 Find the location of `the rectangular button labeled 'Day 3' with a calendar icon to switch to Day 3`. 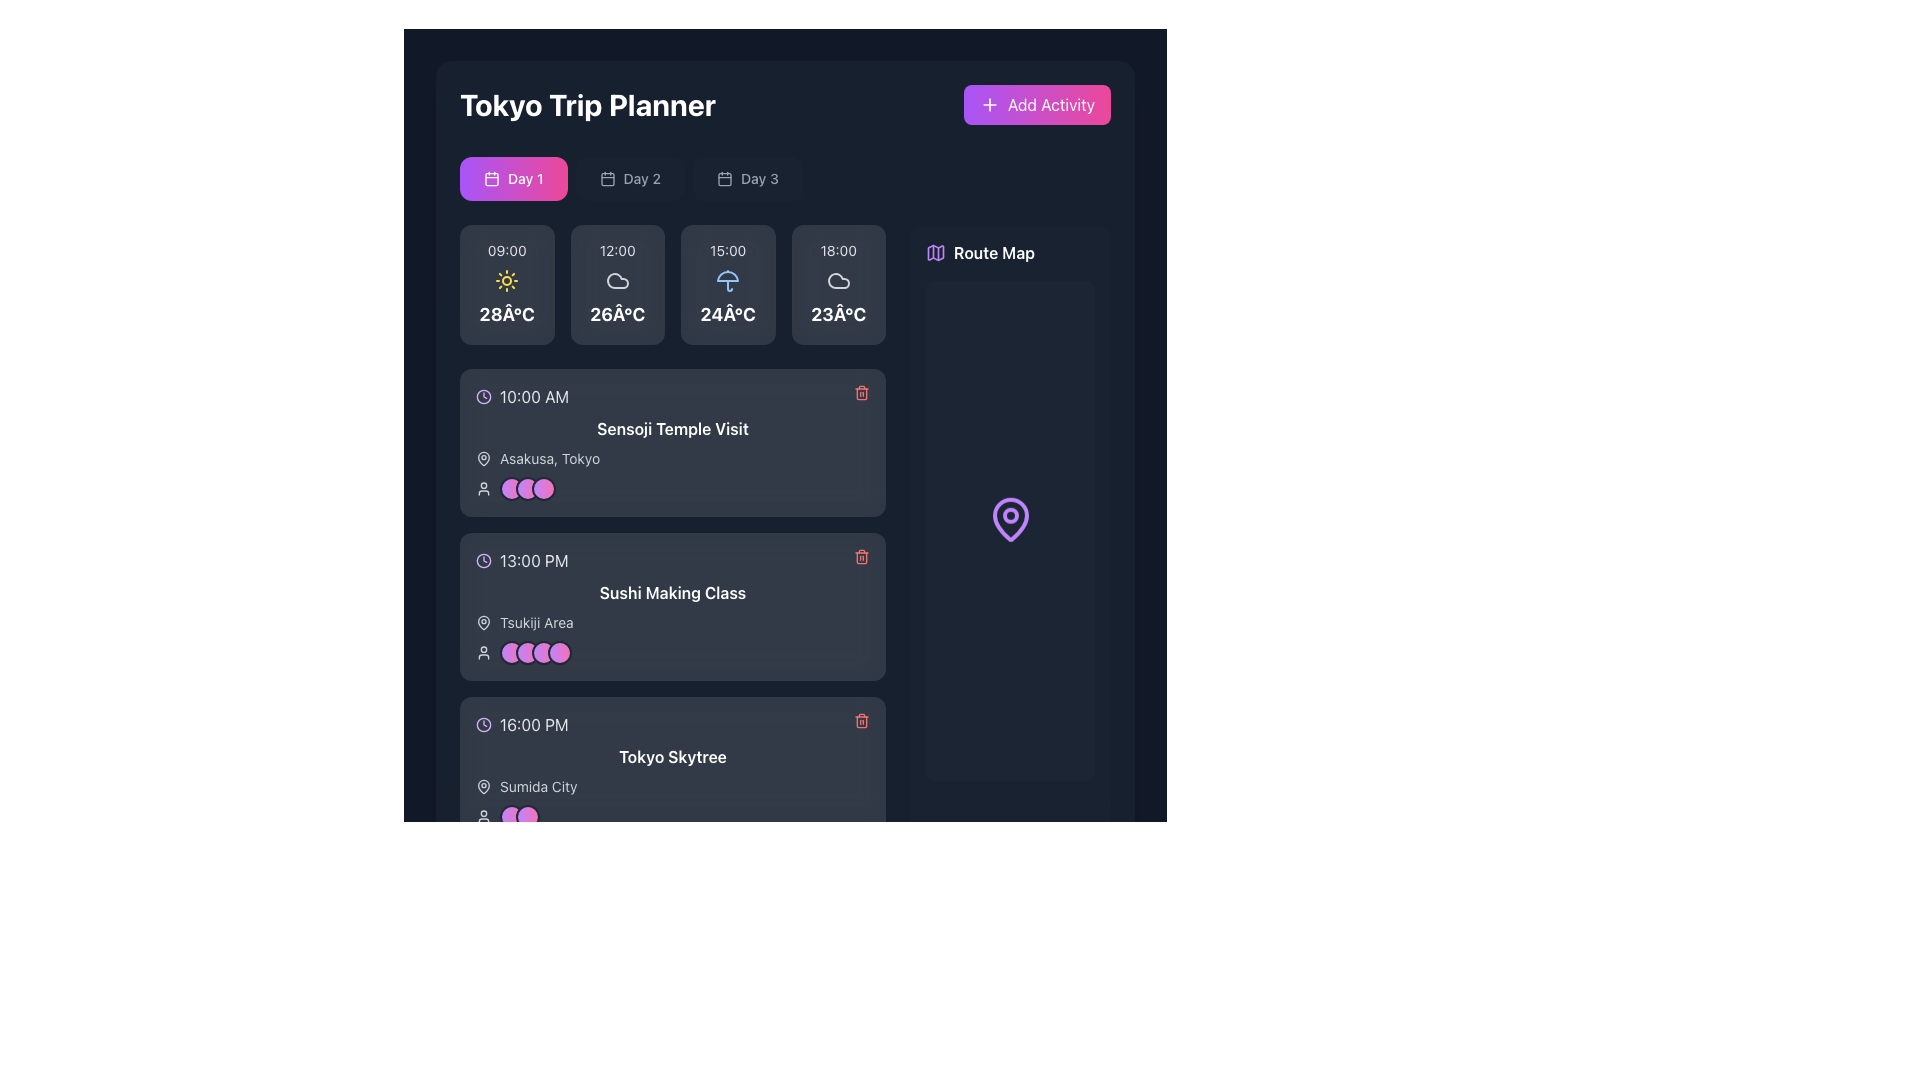

the rectangular button labeled 'Day 3' with a calendar icon to switch to Day 3 is located at coordinates (746, 177).